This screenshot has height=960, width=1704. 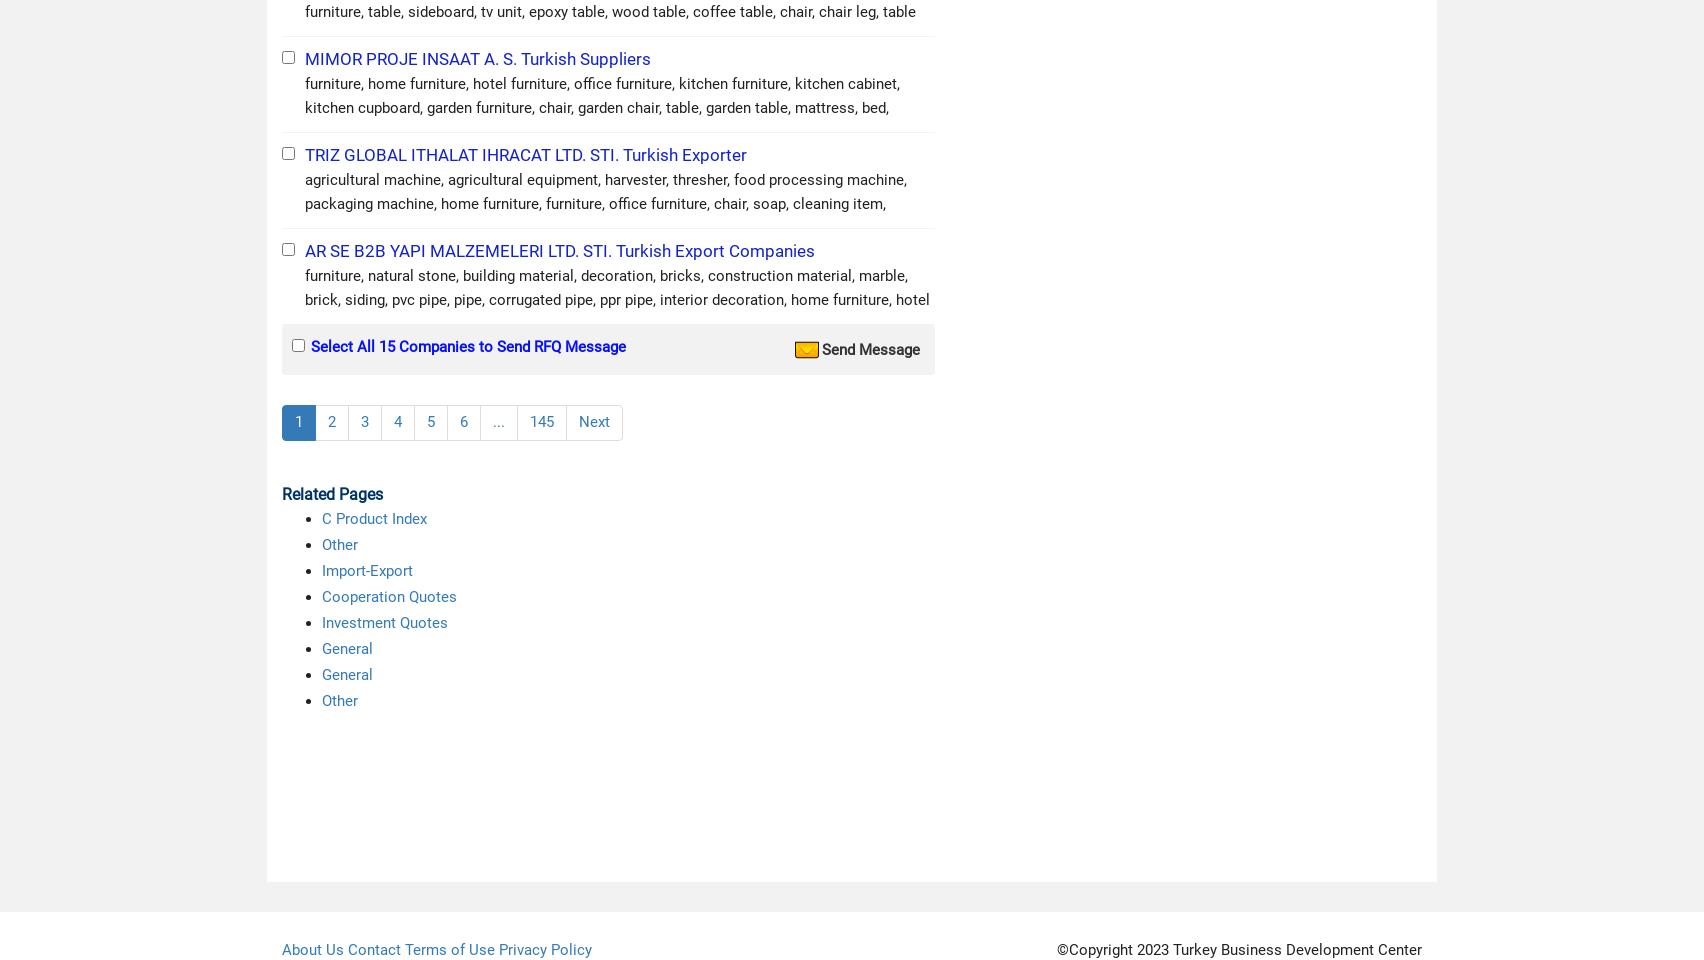 I want to click on 'Privacy Policy', so click(x=545, y=948).